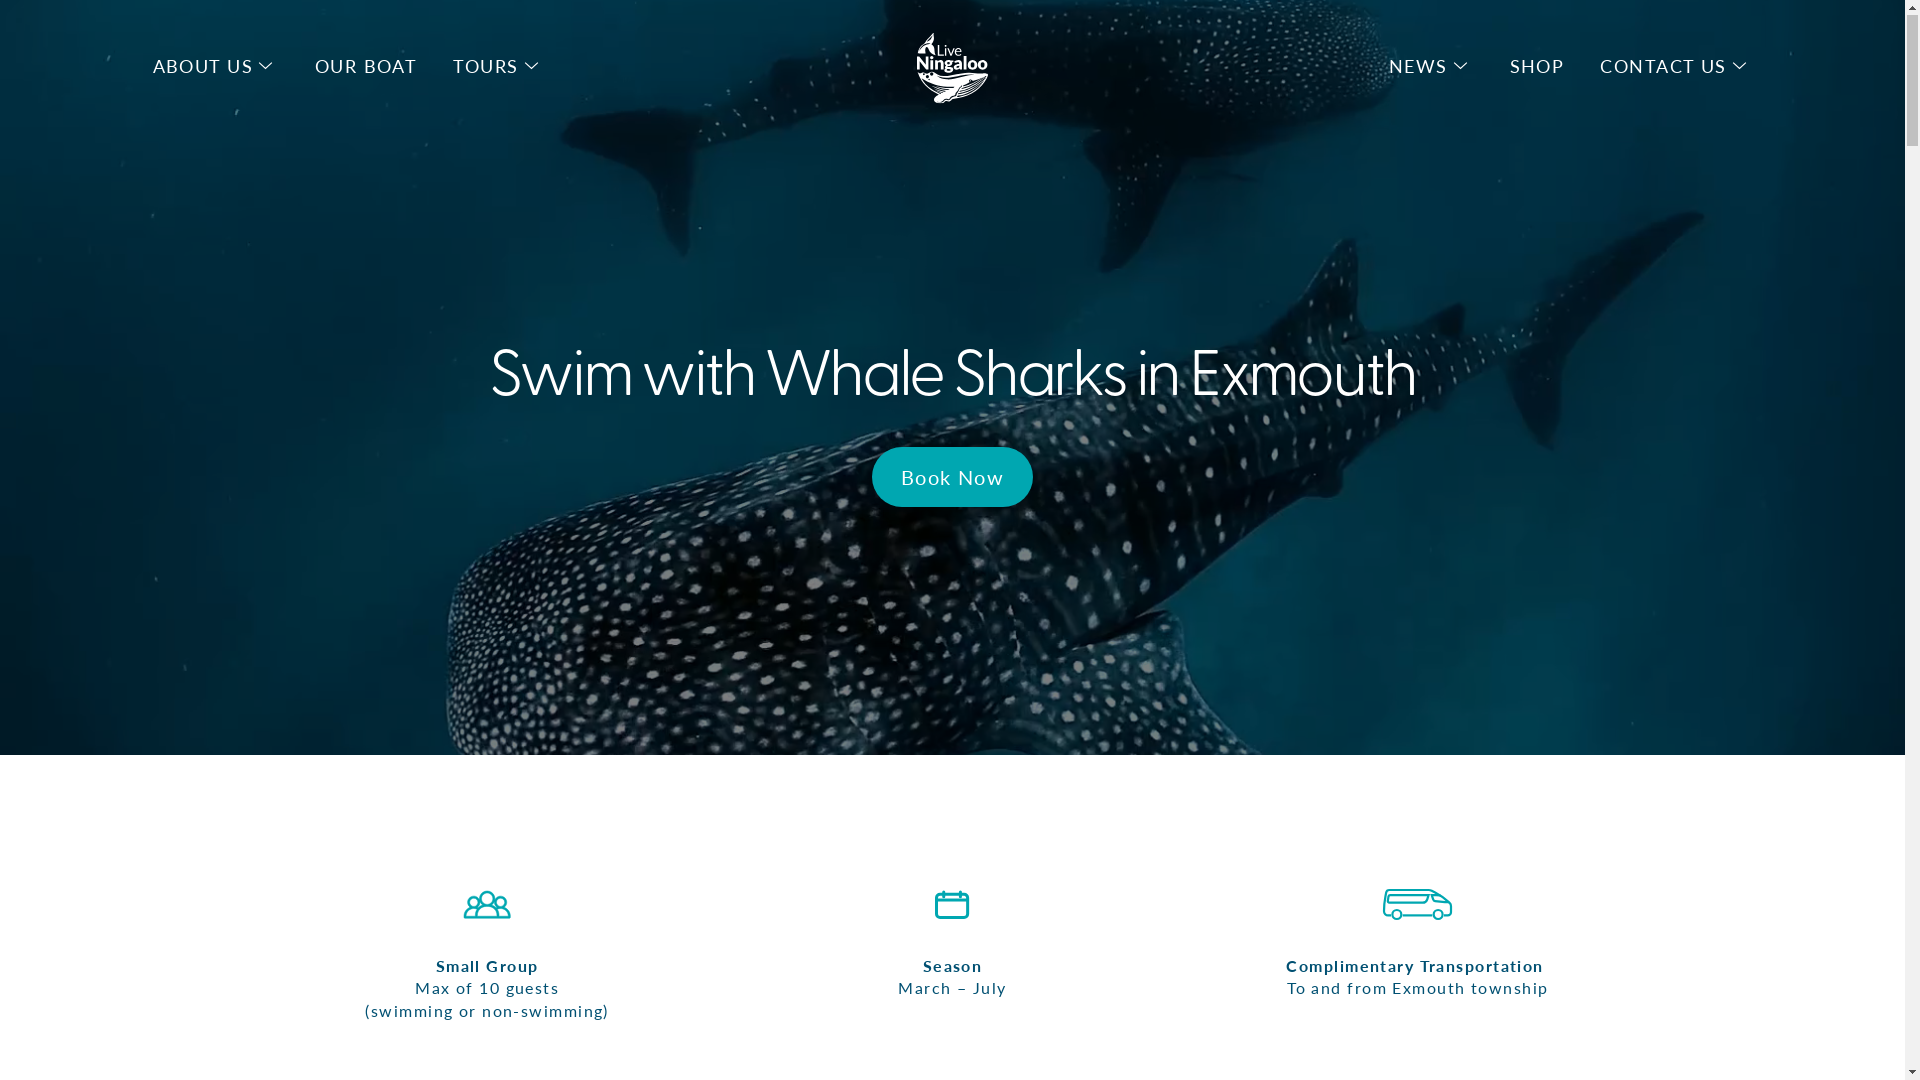 This screenshot has height=1080, width=1920. Describe the element at coordinates (1738, 65) in the screenshot. I see `'Show sub menu'` at that location.